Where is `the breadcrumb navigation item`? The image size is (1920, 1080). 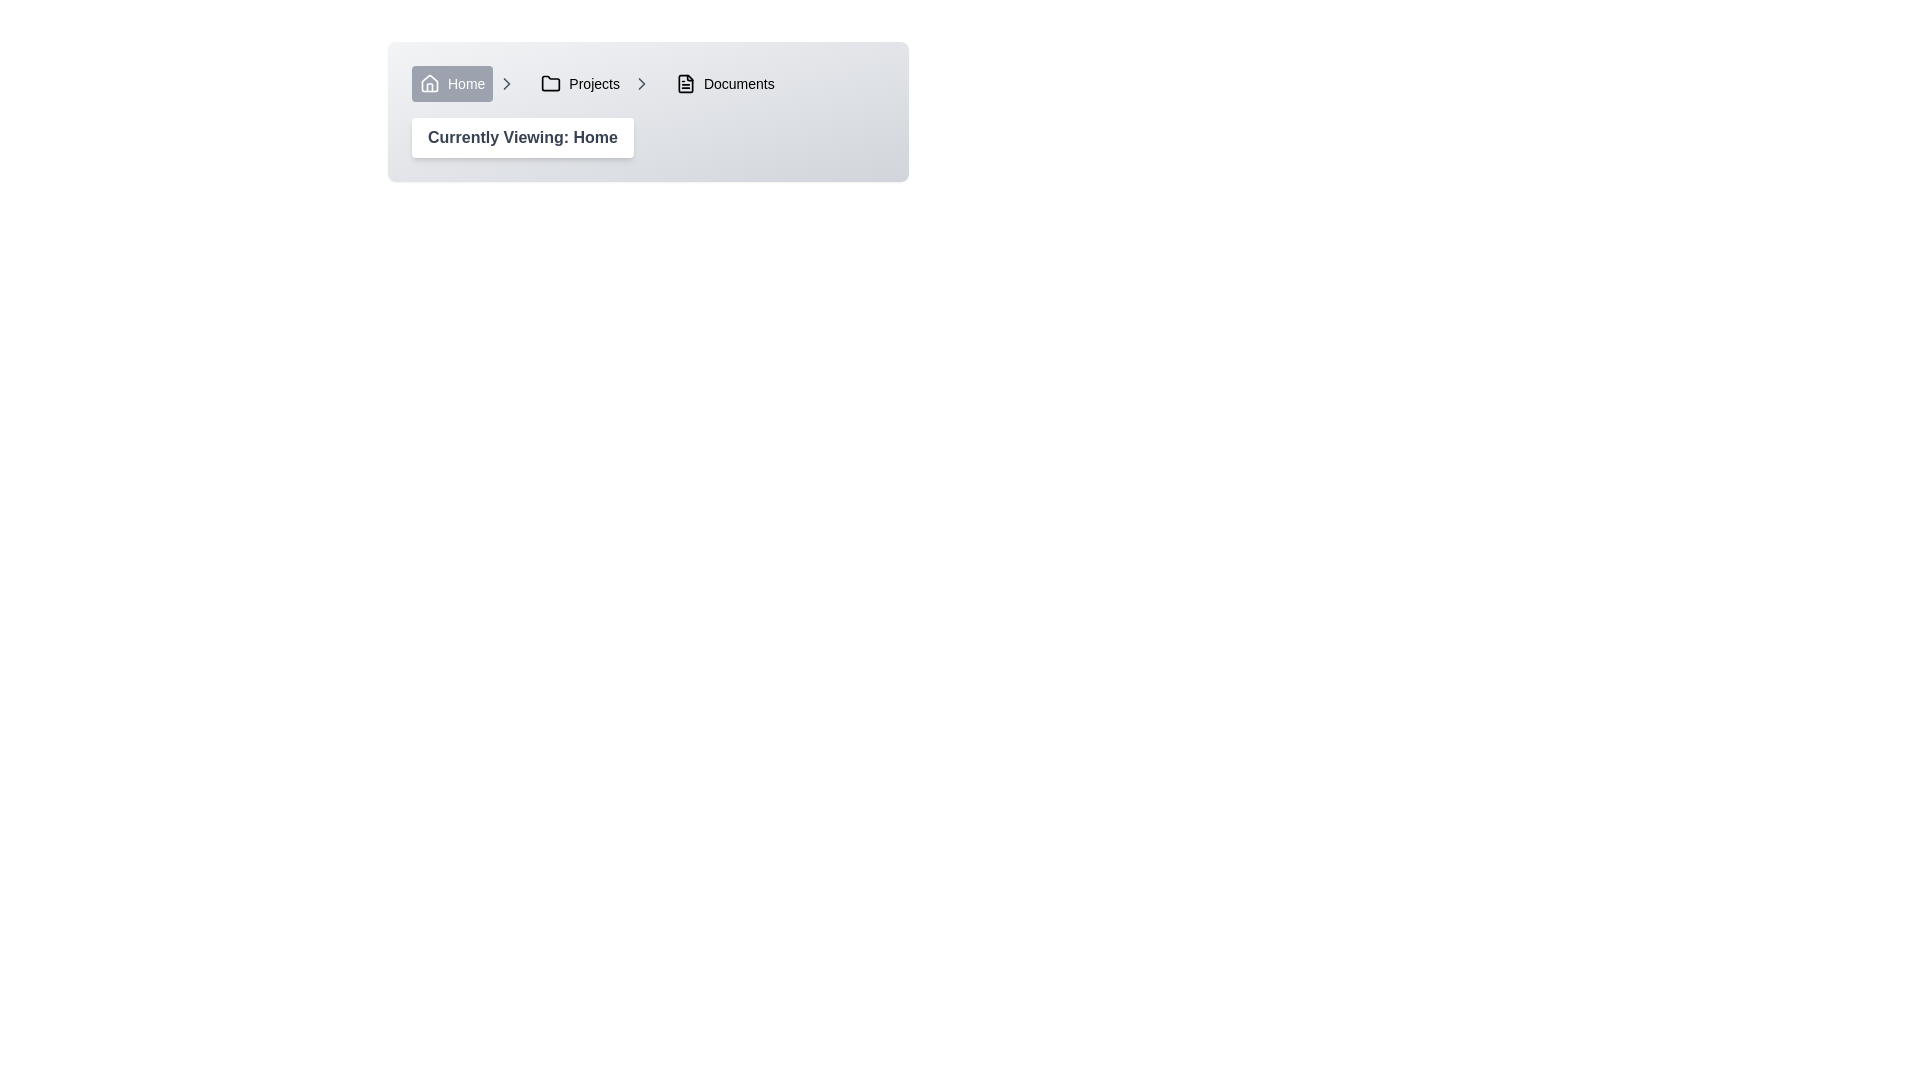 the breadcrumb navigation item is located at coordinates (648, 83).